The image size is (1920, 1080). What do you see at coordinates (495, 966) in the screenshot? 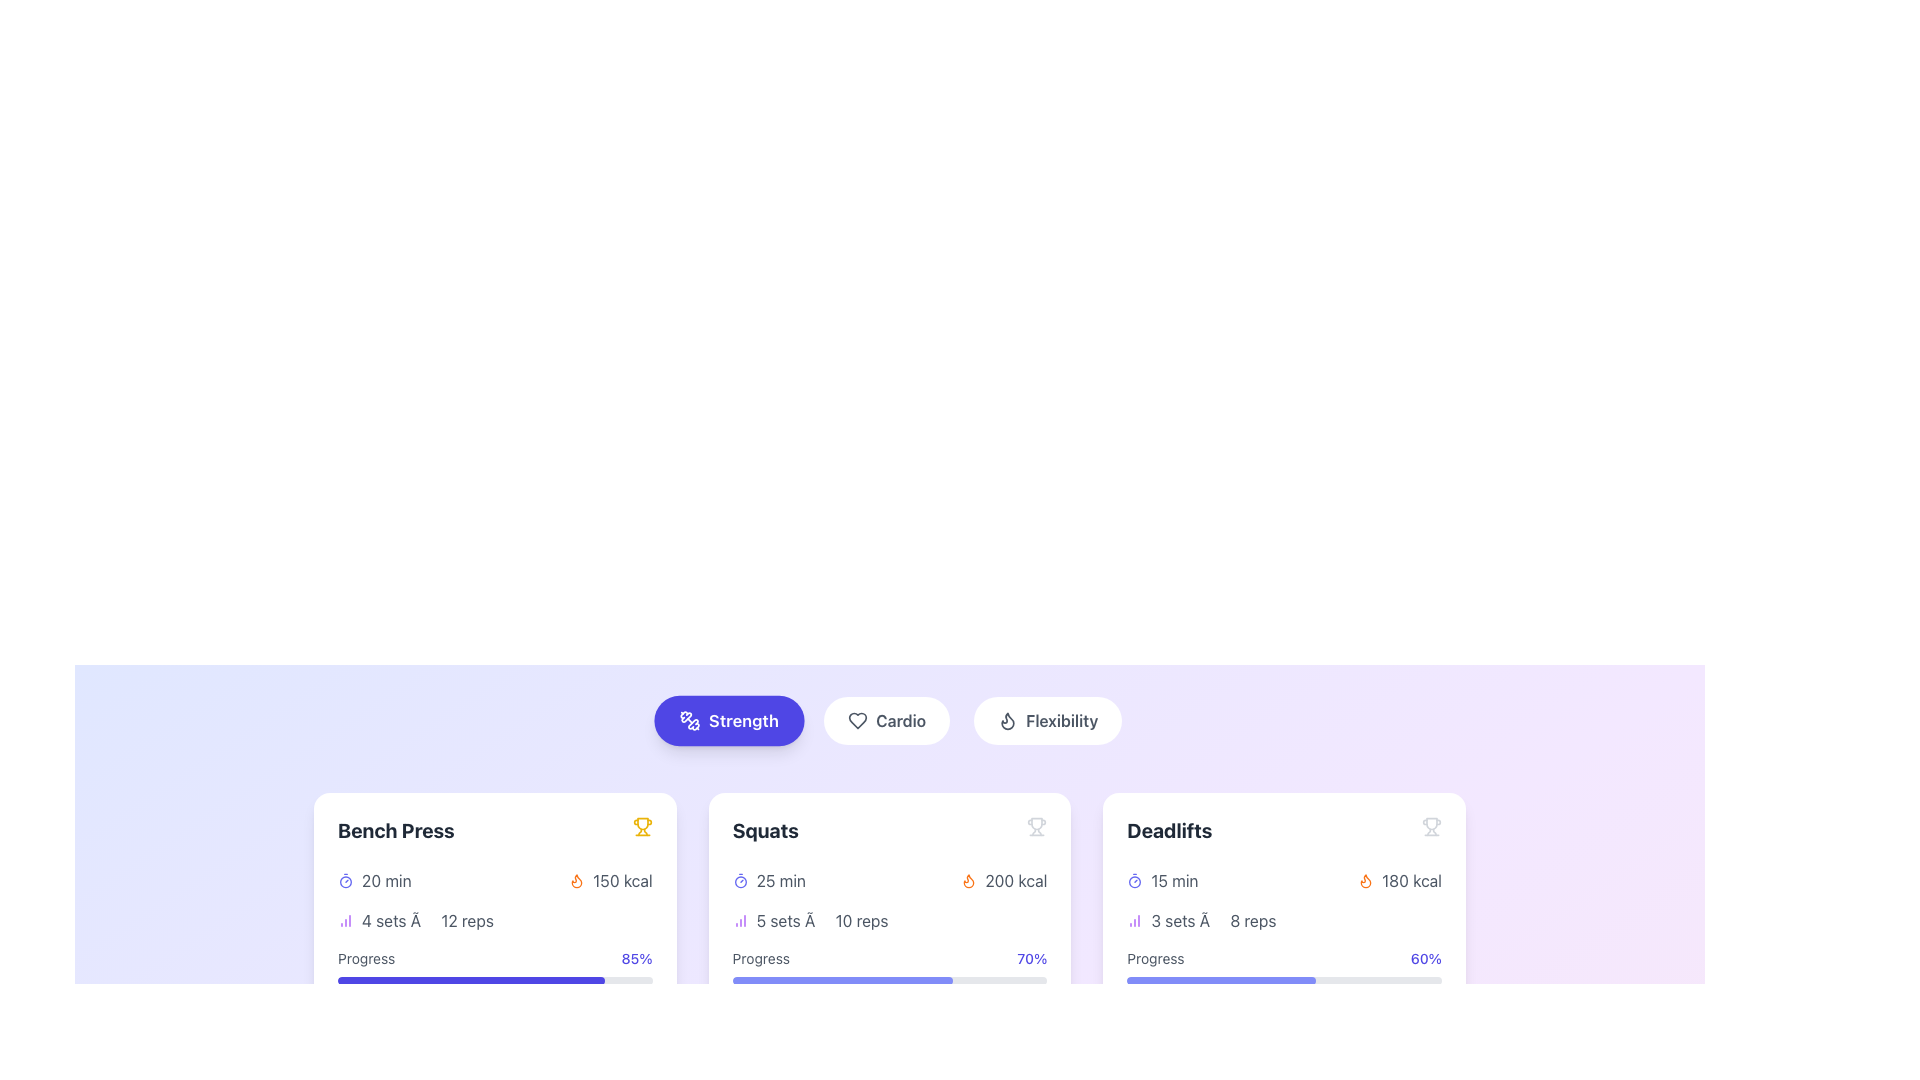
I see `the Progress Bar indicating 85% completion for the 'Bench Press' exercise activity, located above the 'Start Workout' button` at bounding box center [495, 966].